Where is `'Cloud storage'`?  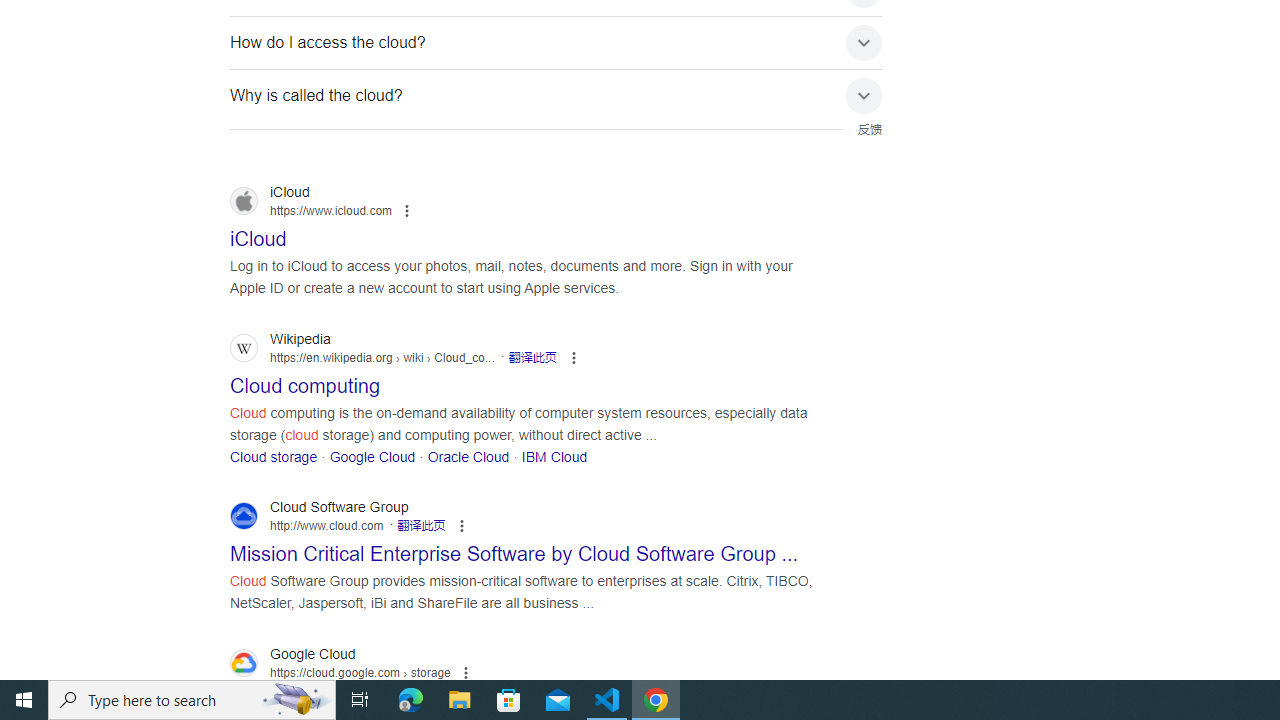
'Cloud storage' is located at coordinates (272, 456).